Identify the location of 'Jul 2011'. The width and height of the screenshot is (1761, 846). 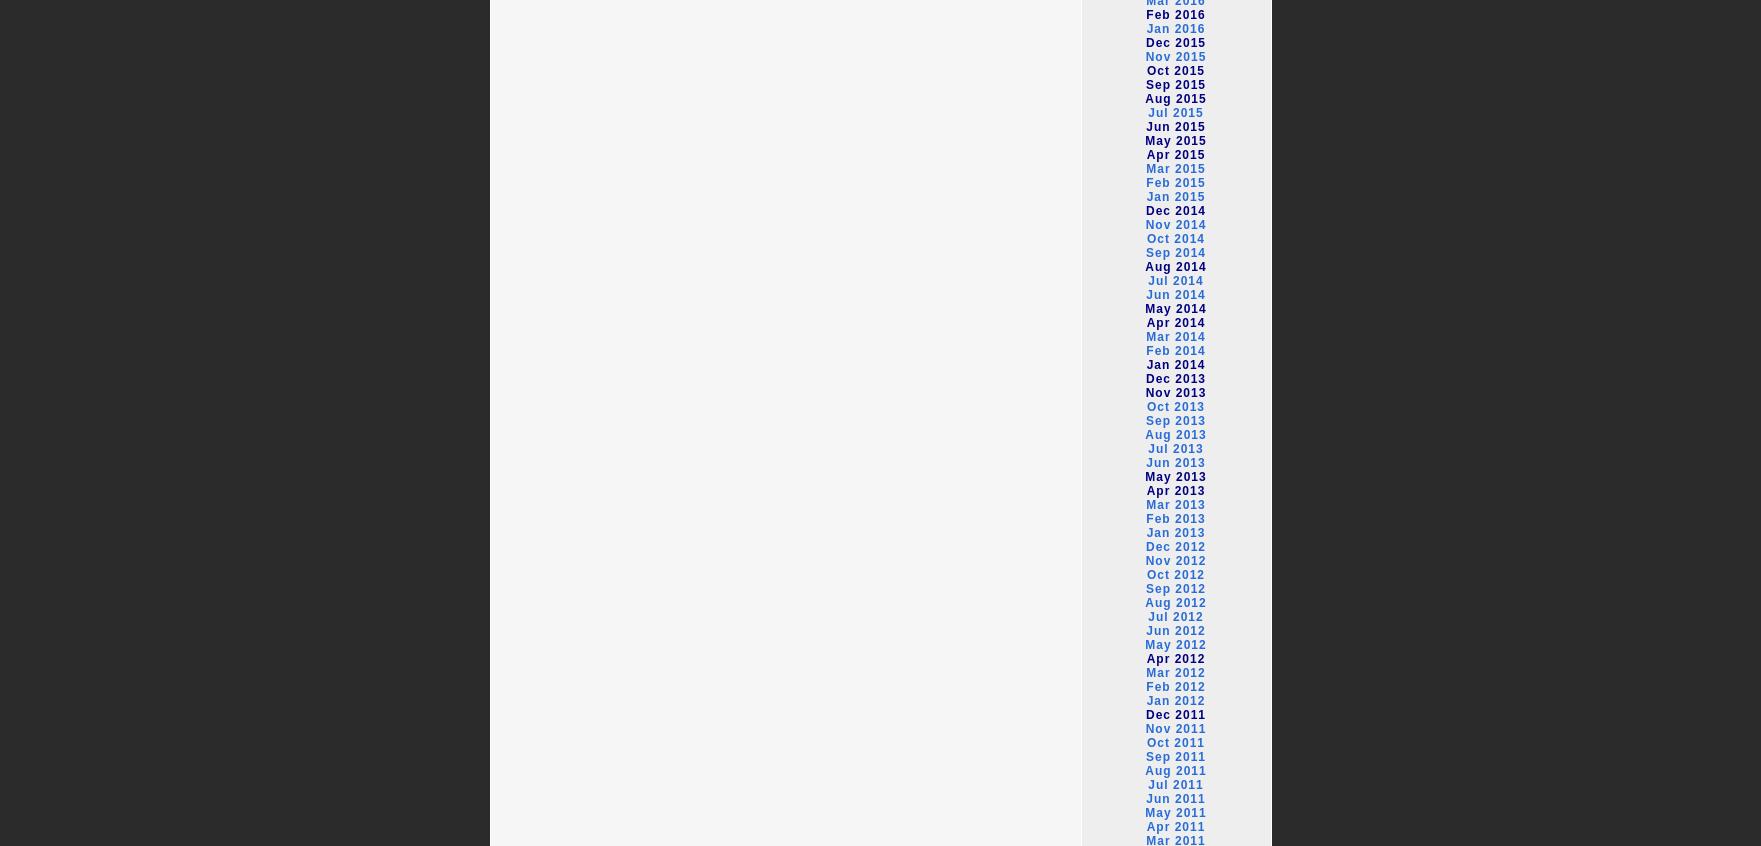
(1175, 785).